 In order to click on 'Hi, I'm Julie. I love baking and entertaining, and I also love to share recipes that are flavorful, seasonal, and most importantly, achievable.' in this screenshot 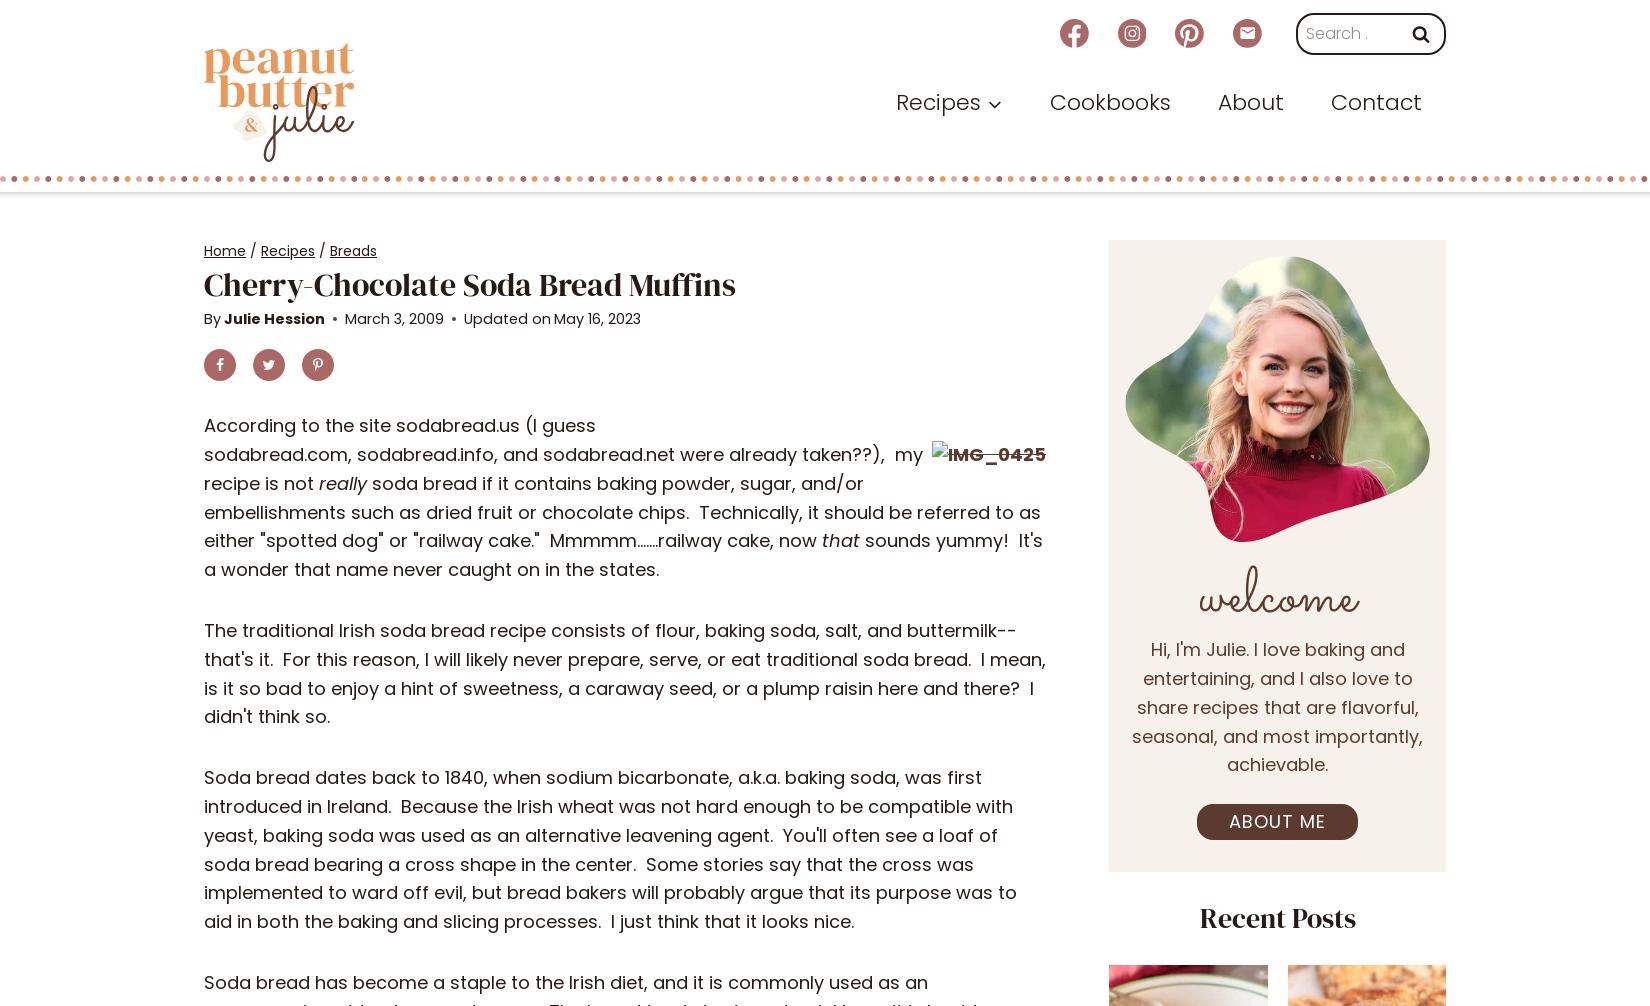, I will do `click(1276, 707)`.